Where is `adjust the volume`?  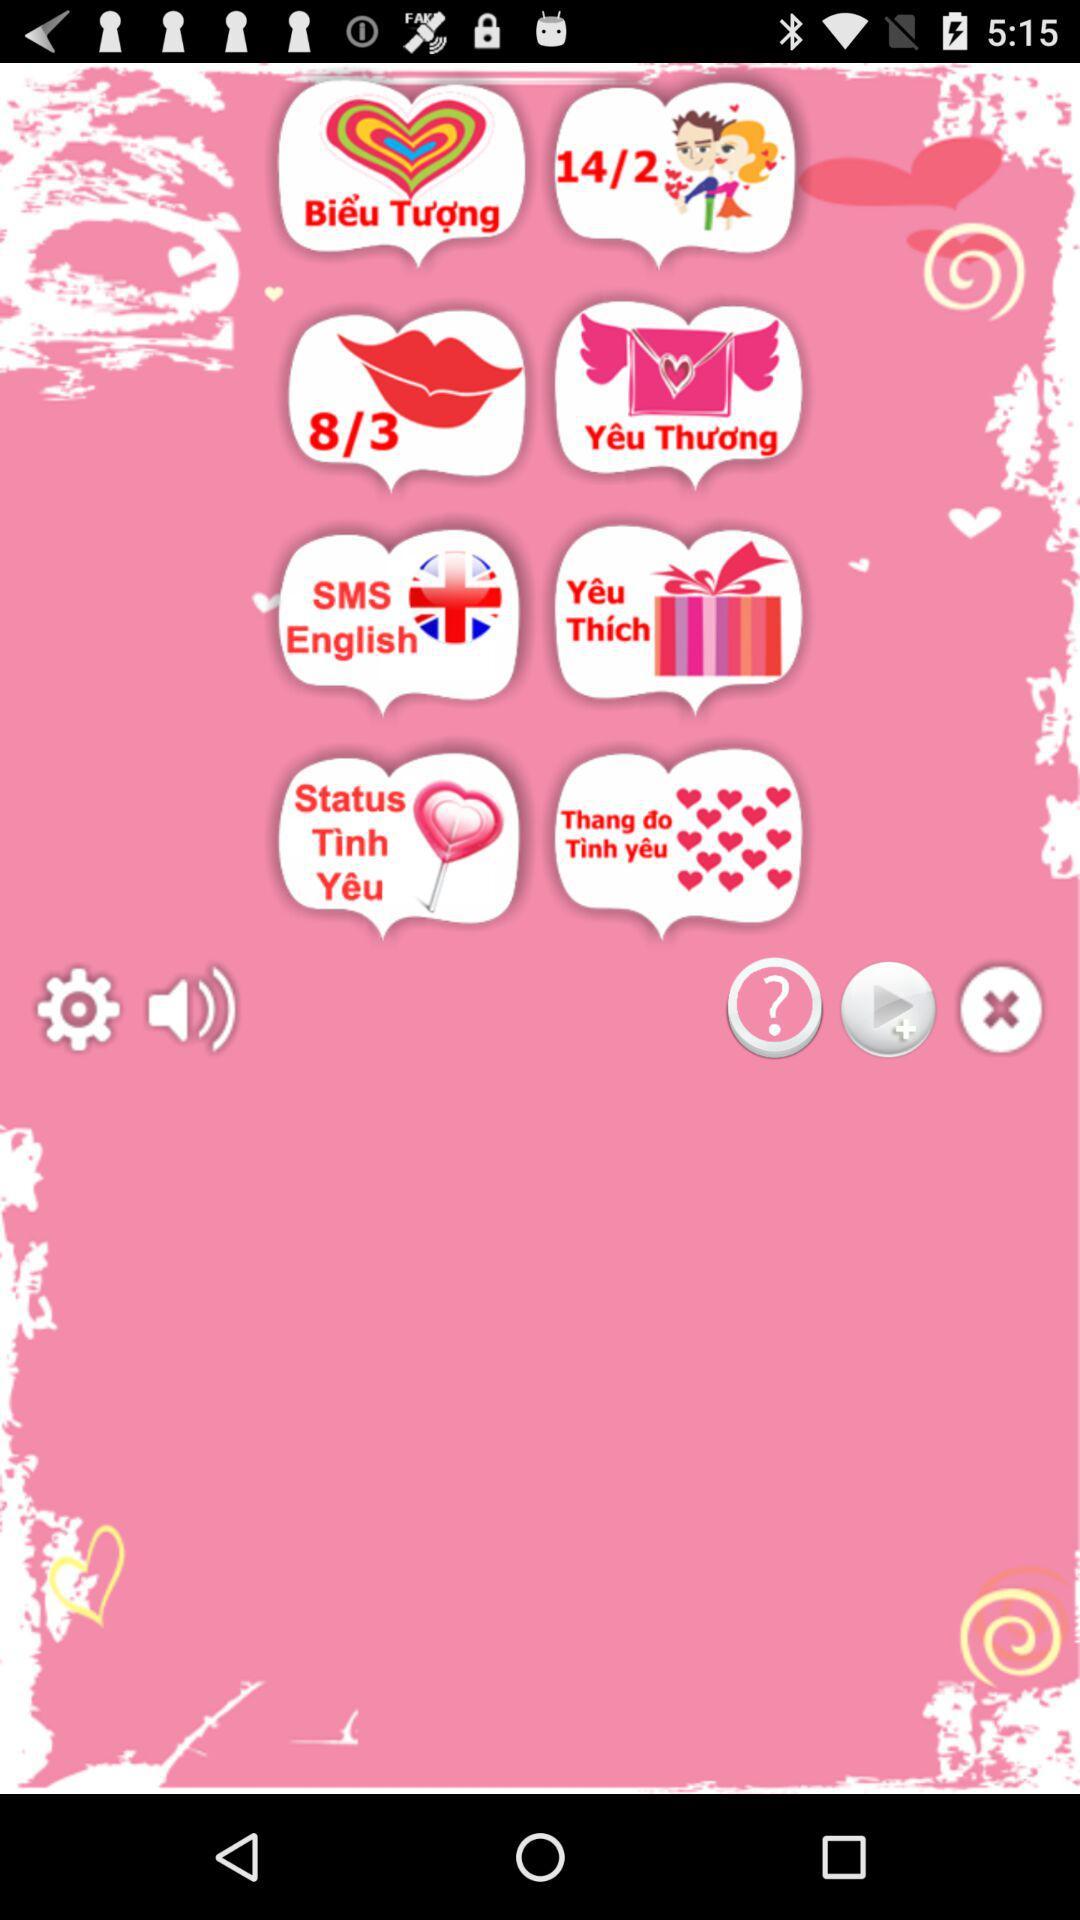 adjust the volume is located at coordinates (192, 1009).